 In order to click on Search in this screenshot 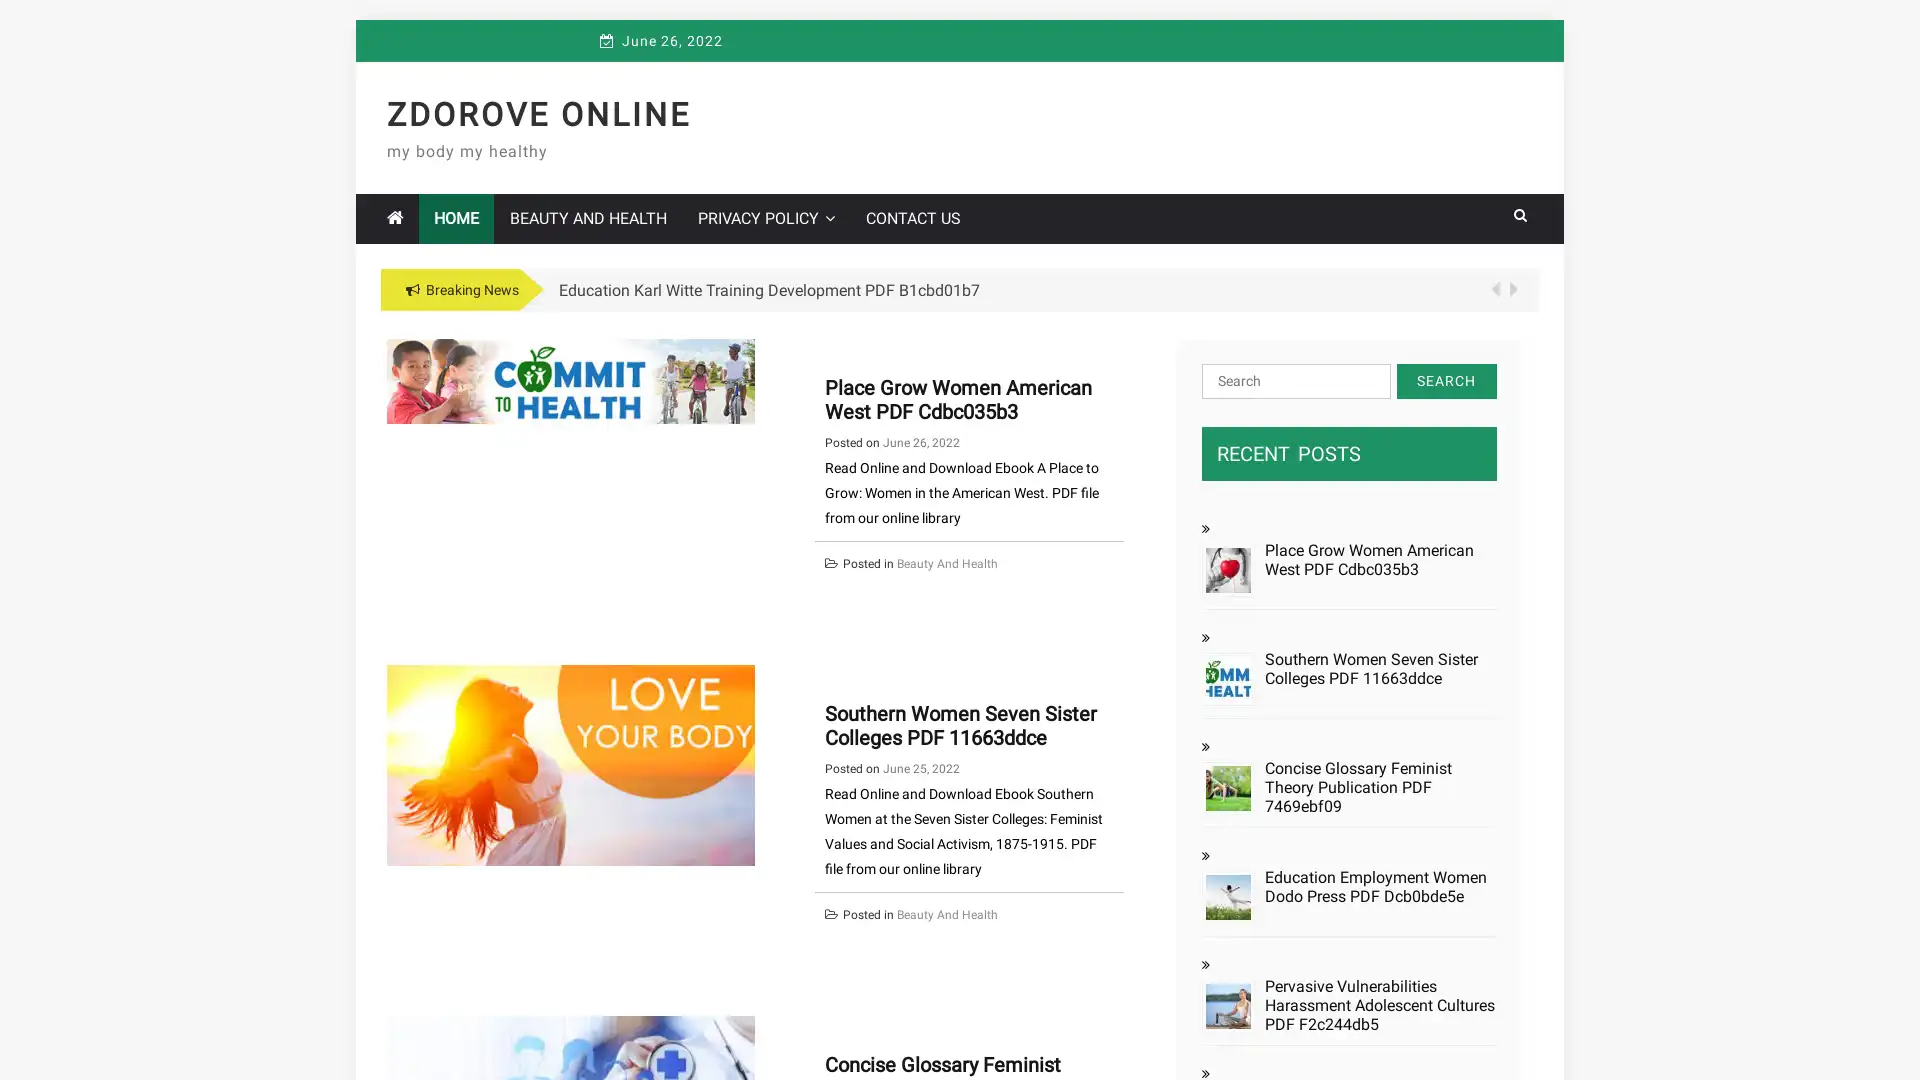, I will do `click(1445, 380)`.